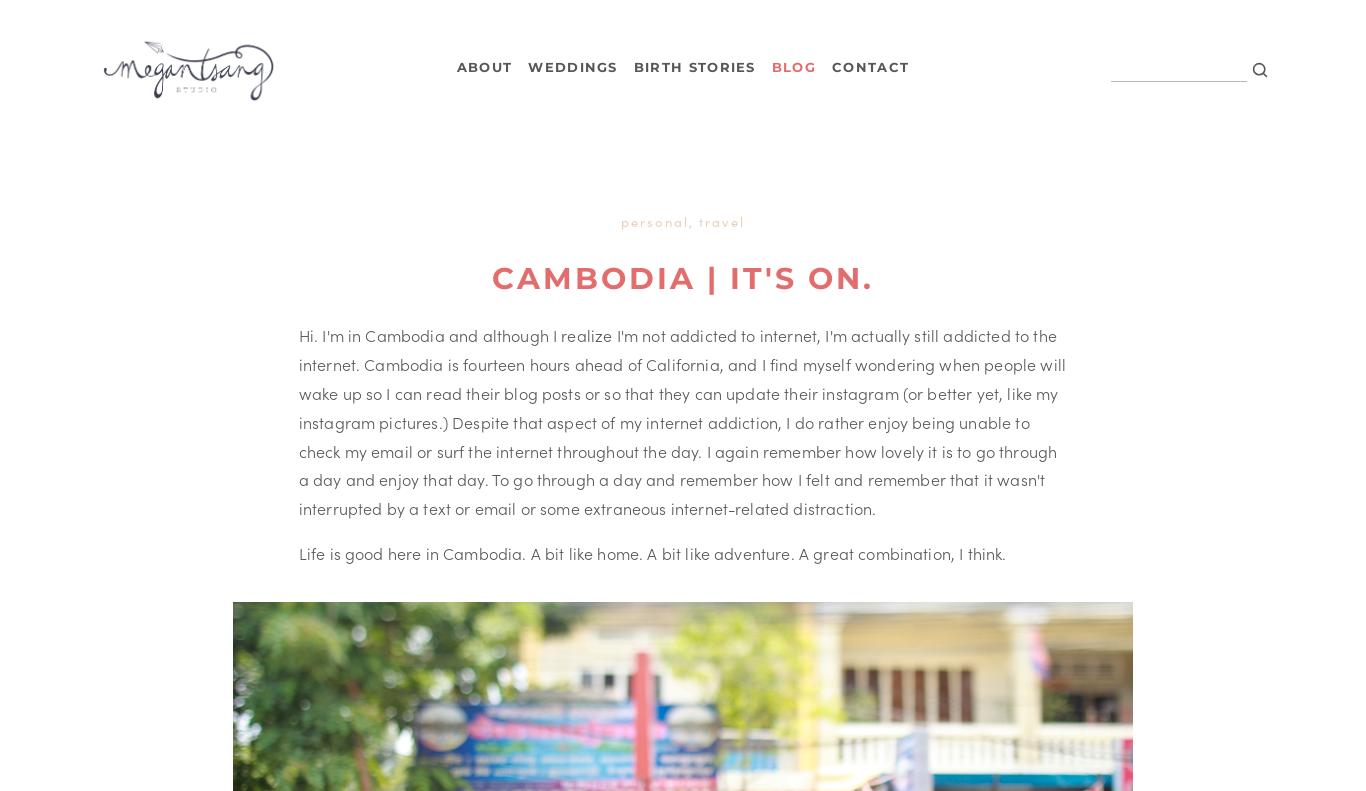 The width and height of the screenshot is (1366, 791). I want to click on 'Personal', so click(653, 220).